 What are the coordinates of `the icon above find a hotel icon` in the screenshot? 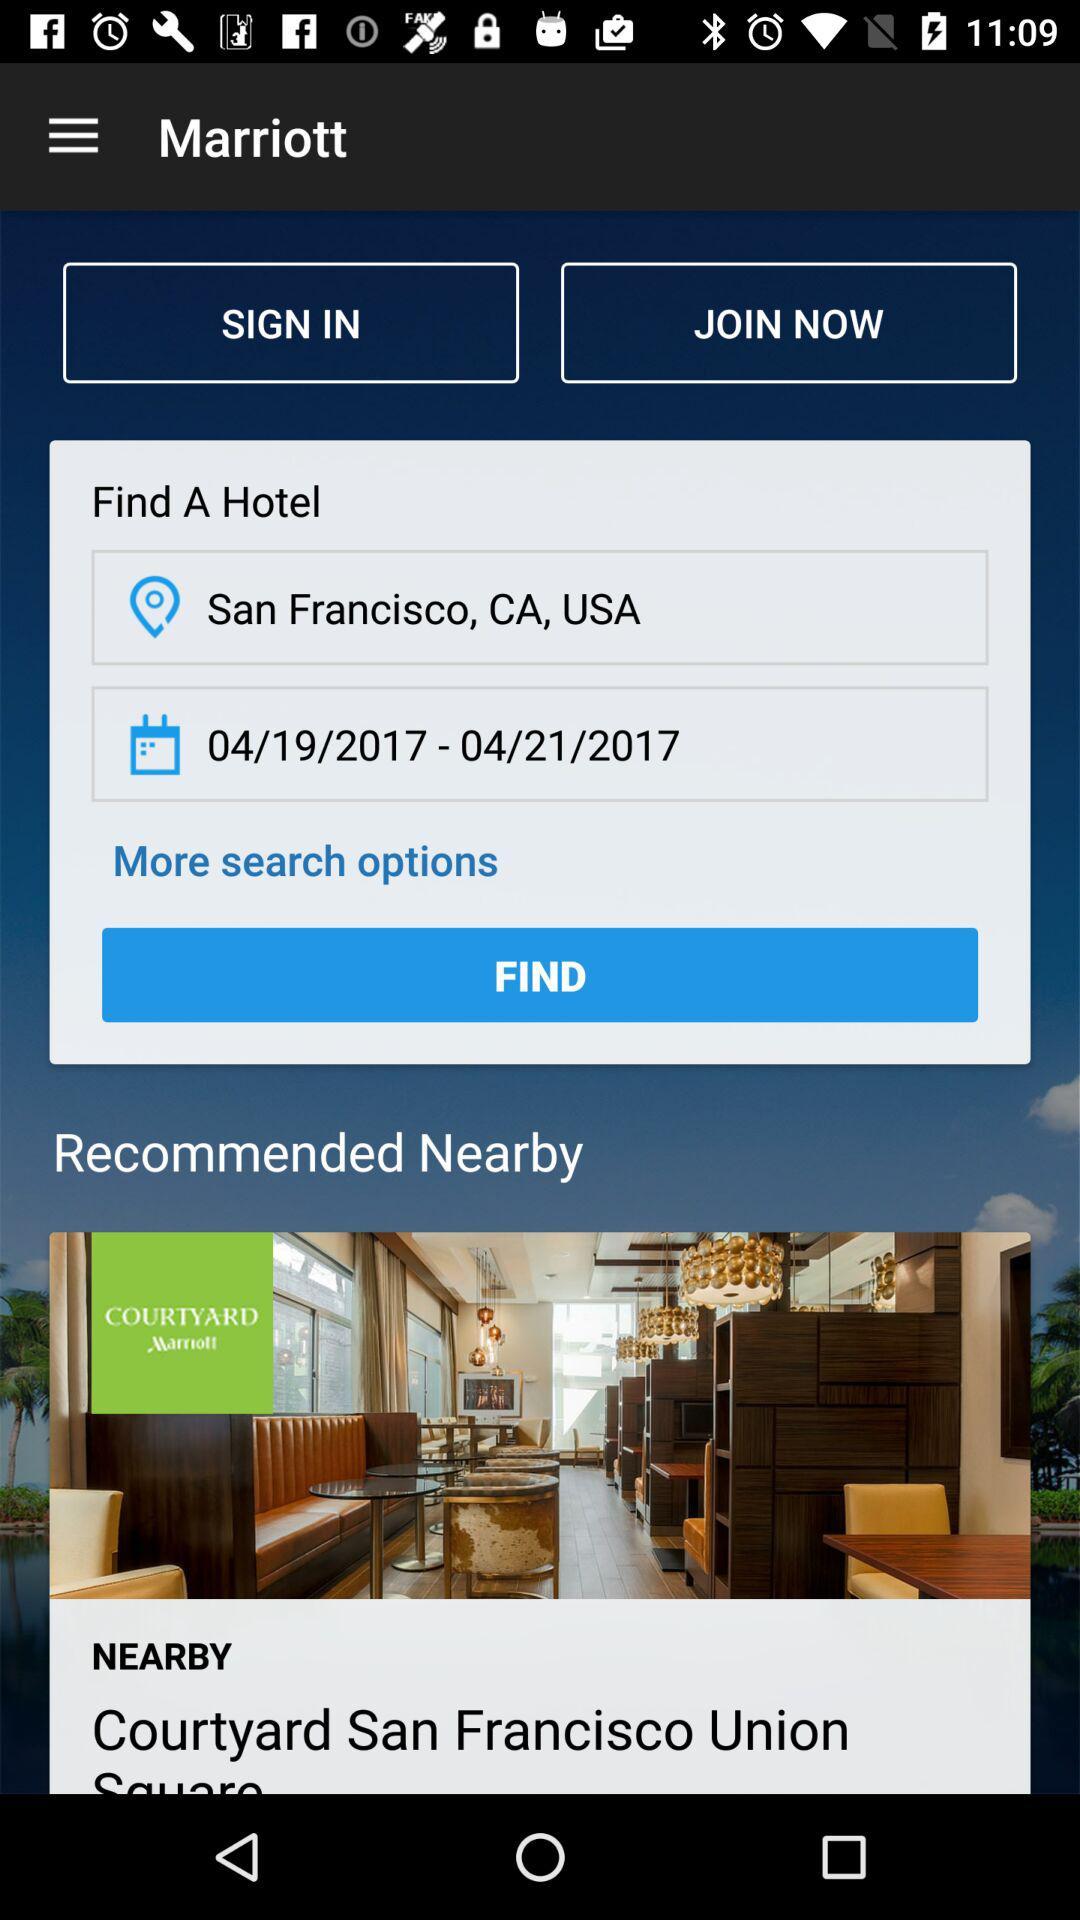 It's located at (290, 322).